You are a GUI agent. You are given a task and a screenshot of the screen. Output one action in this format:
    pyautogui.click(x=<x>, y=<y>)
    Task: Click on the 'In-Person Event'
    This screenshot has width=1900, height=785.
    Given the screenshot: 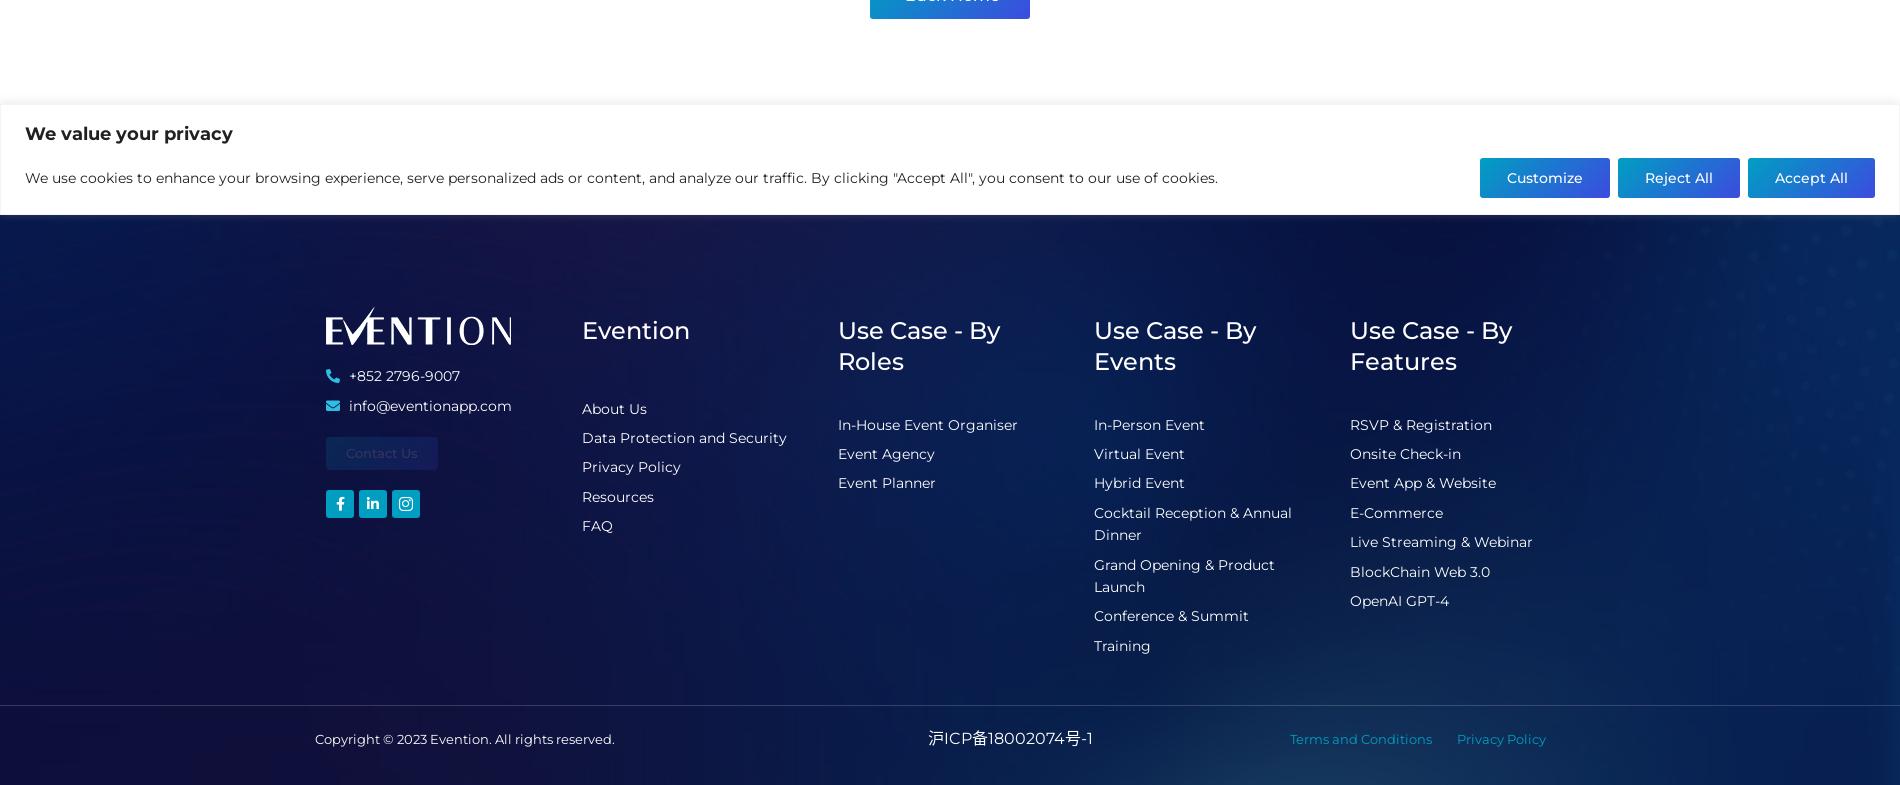 What is the action you would take?
    pyautogui.click(x=1094, y=423)
    